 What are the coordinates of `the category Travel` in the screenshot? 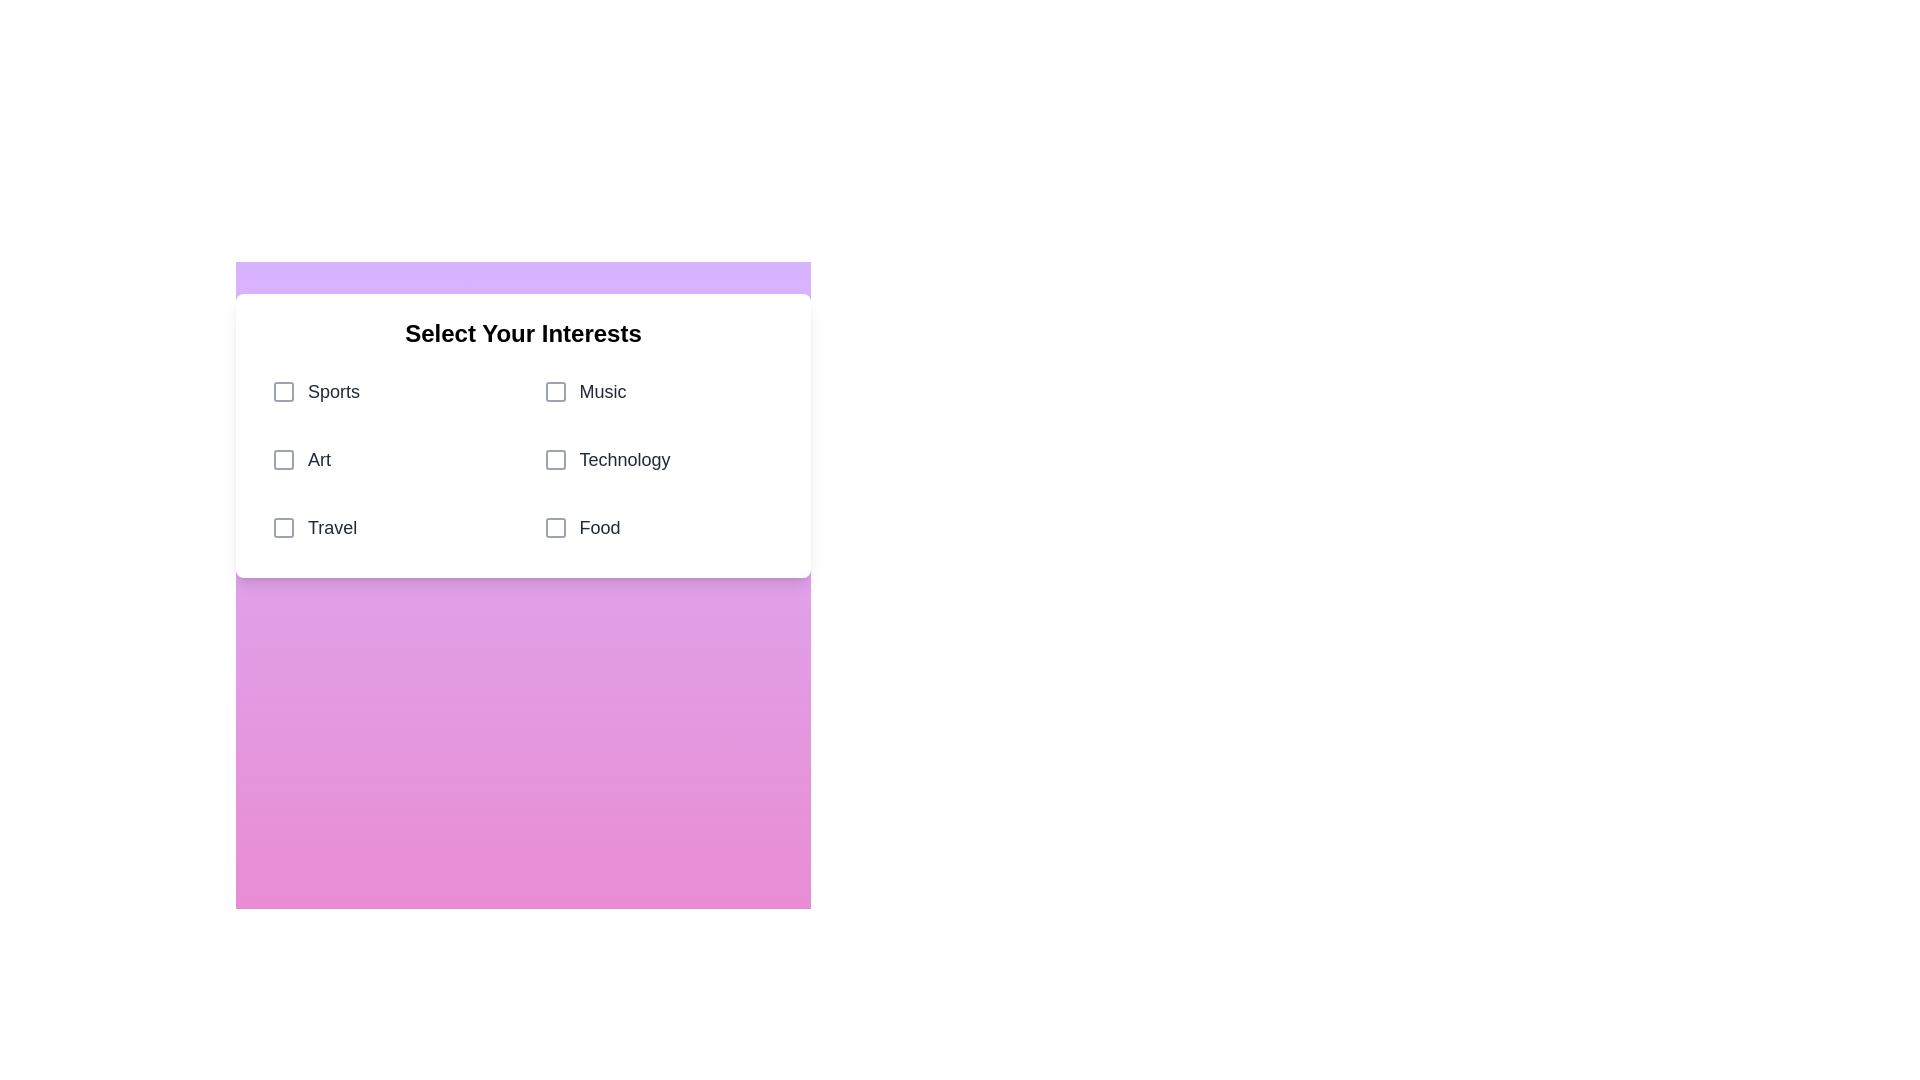 It's located at (387, 527).